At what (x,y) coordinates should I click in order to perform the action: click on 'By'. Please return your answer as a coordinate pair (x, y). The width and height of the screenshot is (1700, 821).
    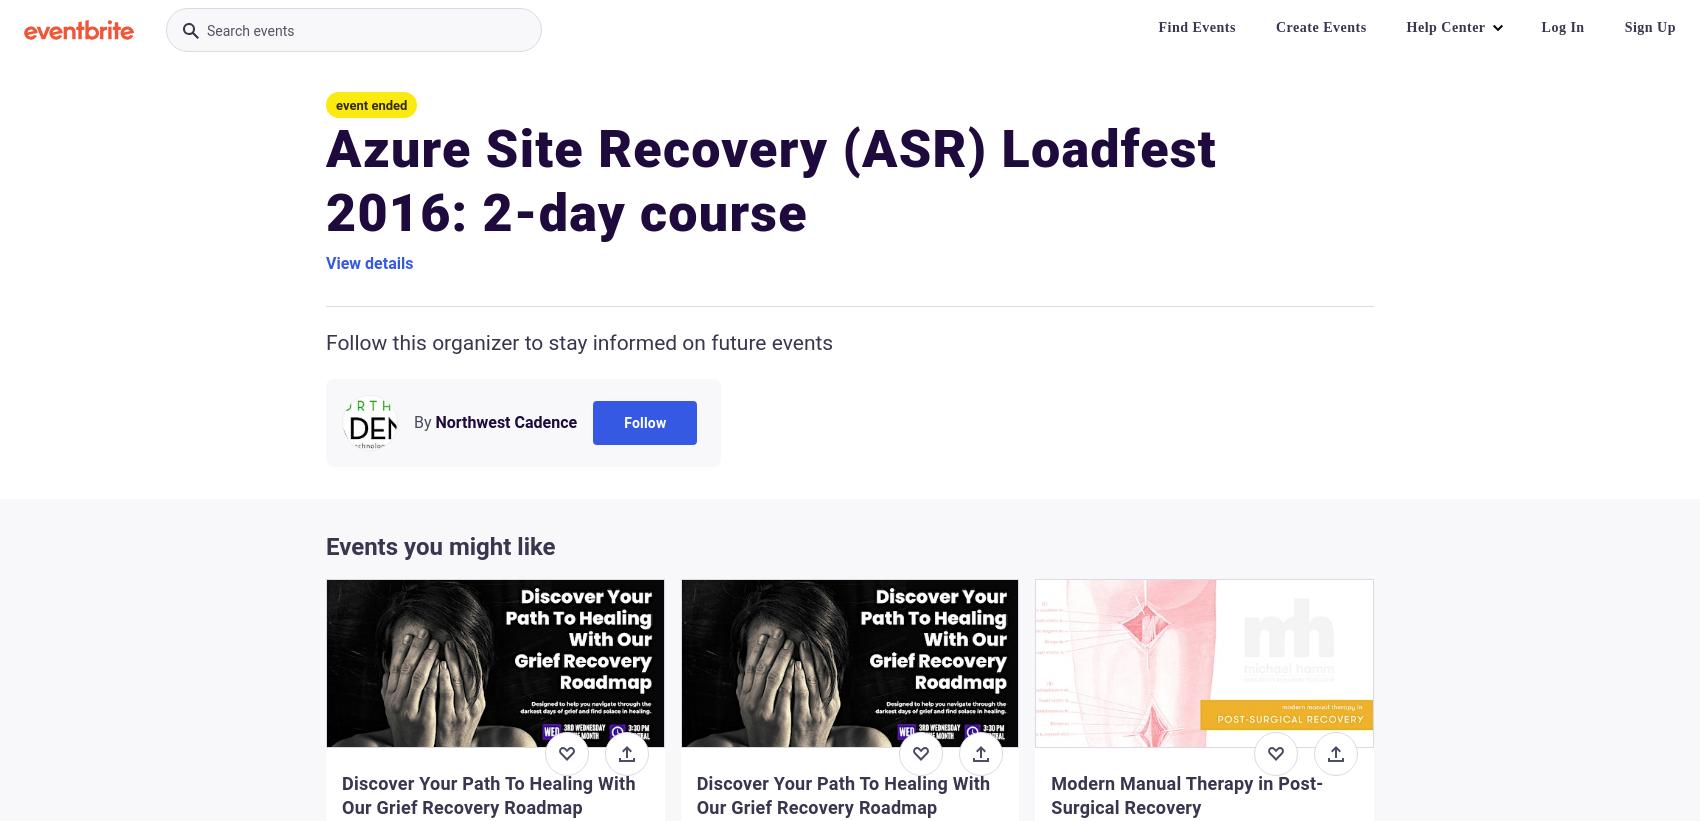
    Looking at the image, I should click on (421, 422).